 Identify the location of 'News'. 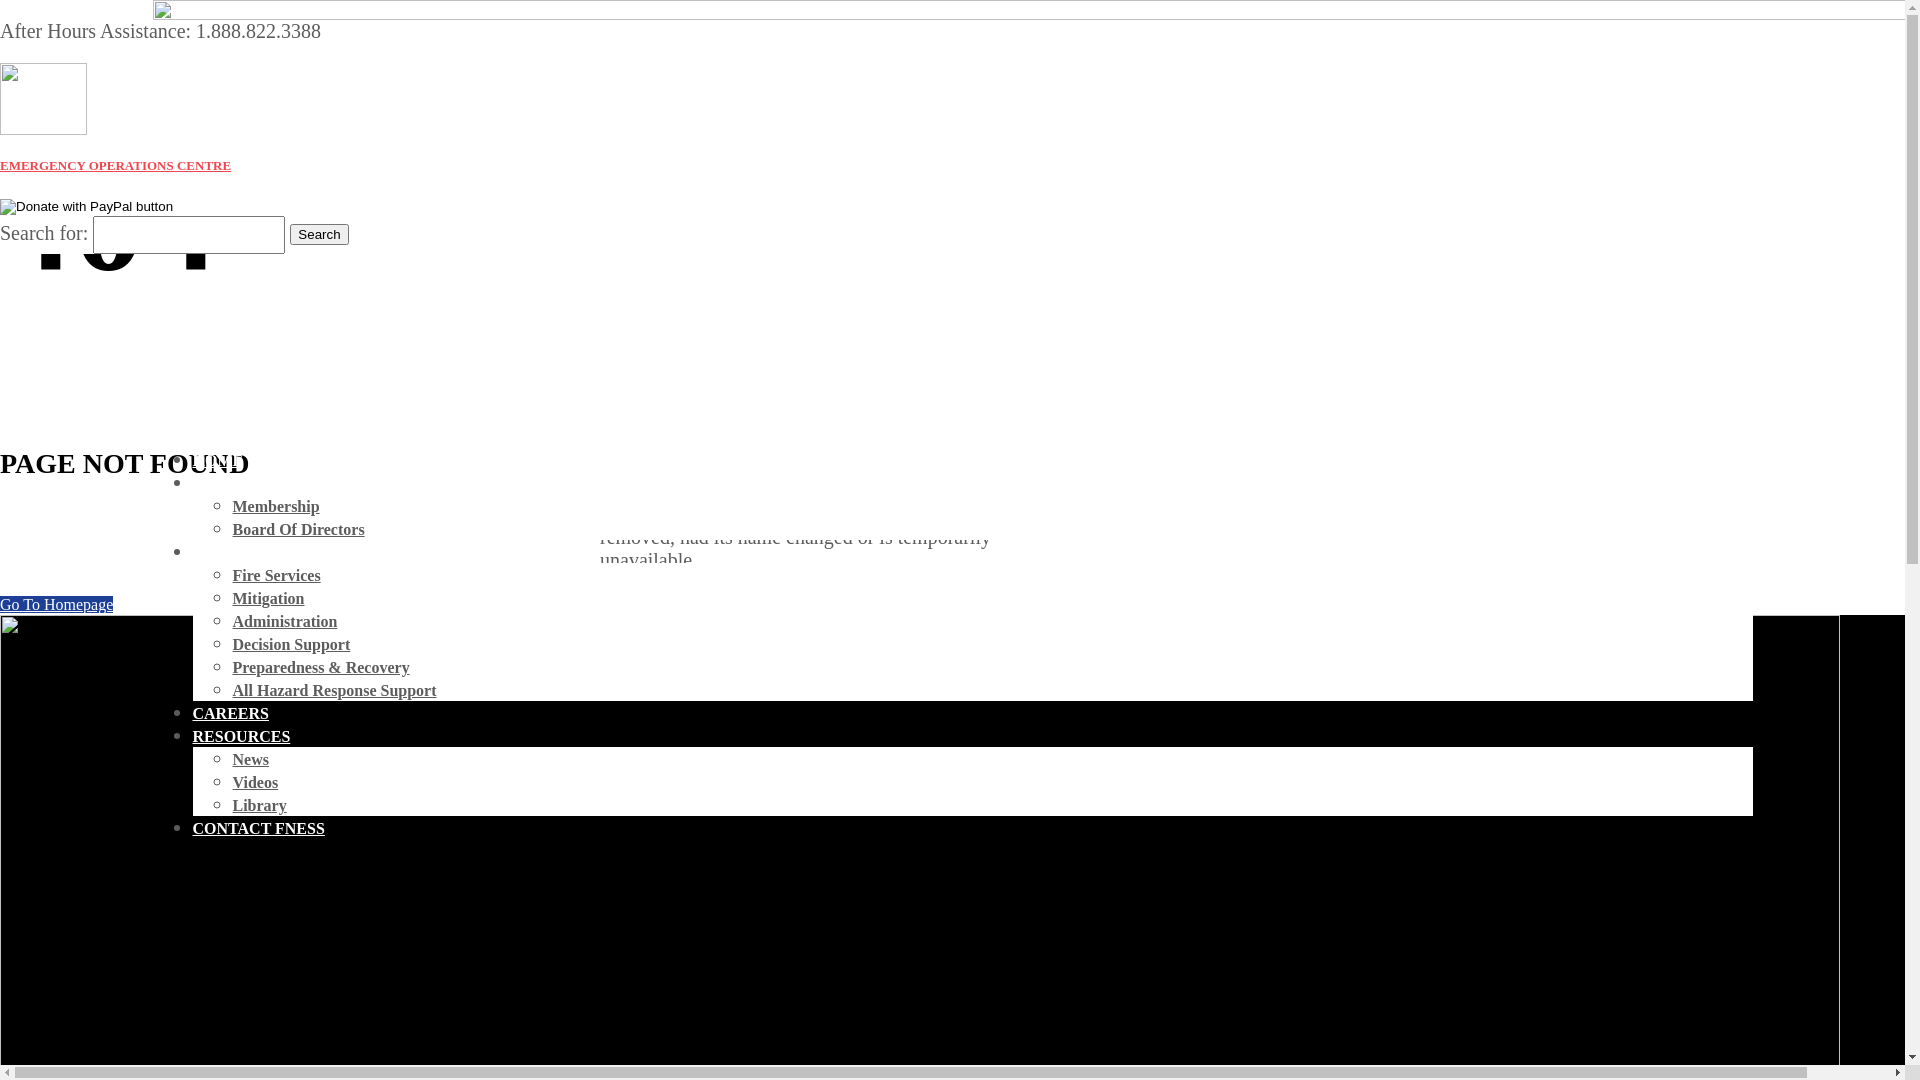
(248, 759).